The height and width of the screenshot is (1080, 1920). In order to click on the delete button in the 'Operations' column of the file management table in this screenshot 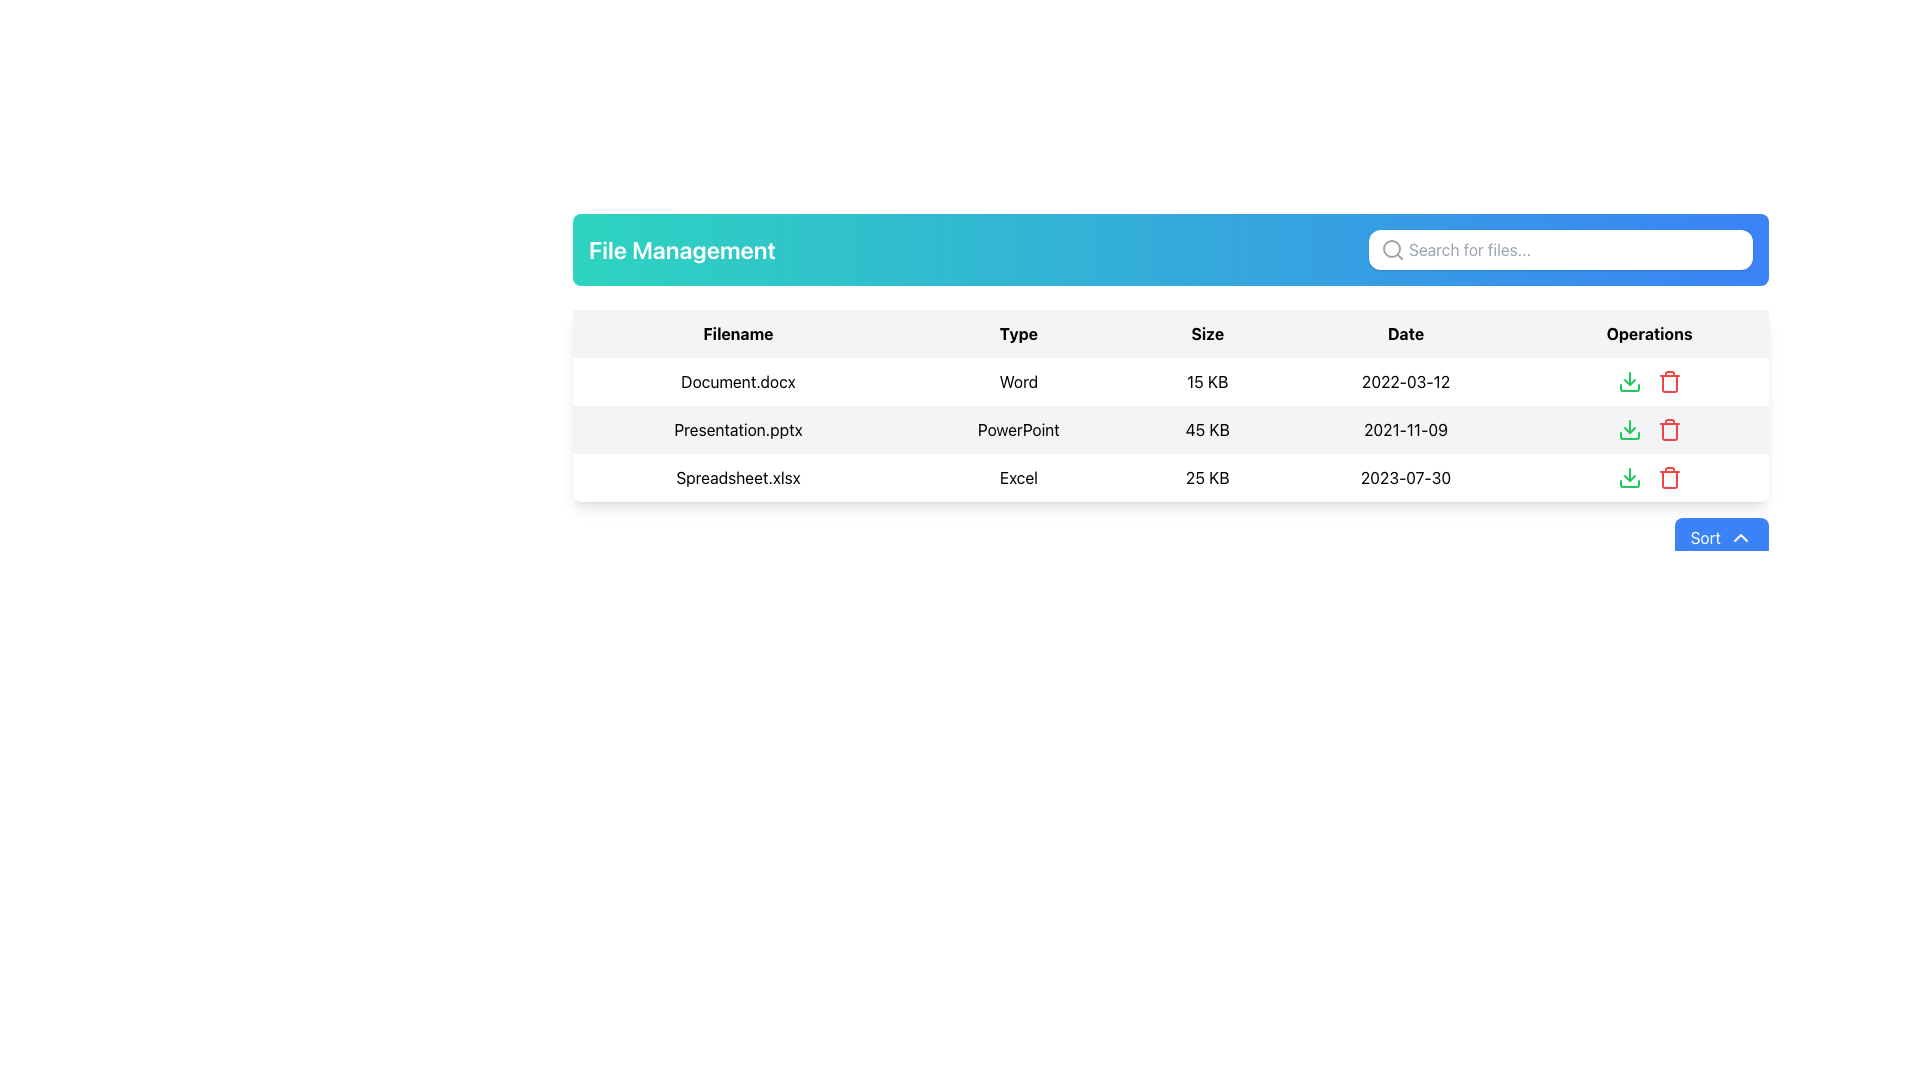, I will do `click(1669, 428)`.